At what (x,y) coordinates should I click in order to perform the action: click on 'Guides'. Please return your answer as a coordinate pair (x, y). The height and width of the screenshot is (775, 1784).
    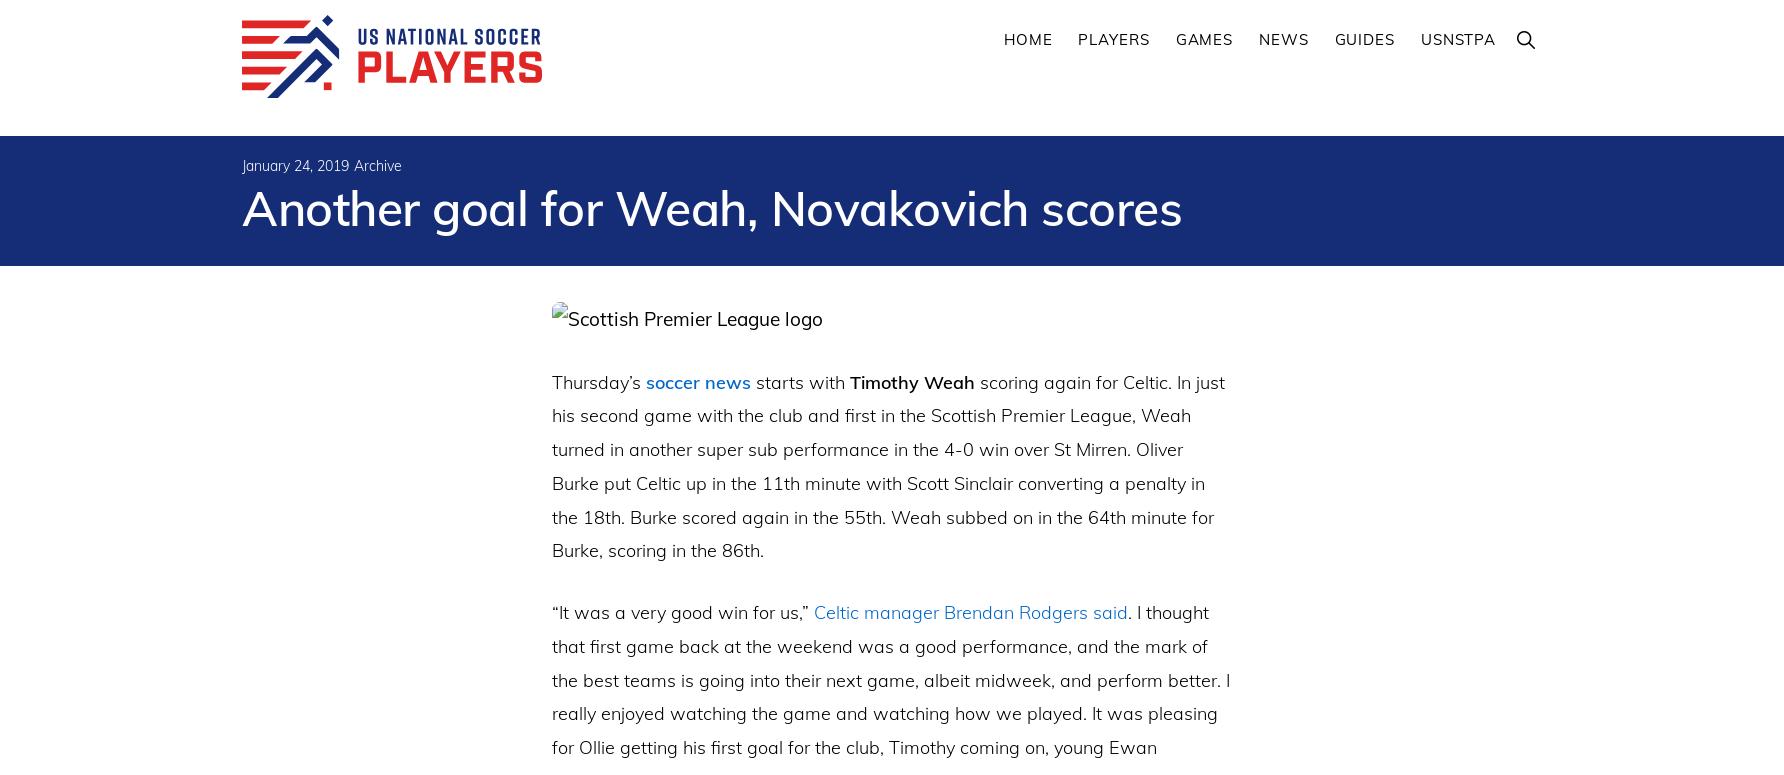
    Looking at the image, I should click on (1364, 39).